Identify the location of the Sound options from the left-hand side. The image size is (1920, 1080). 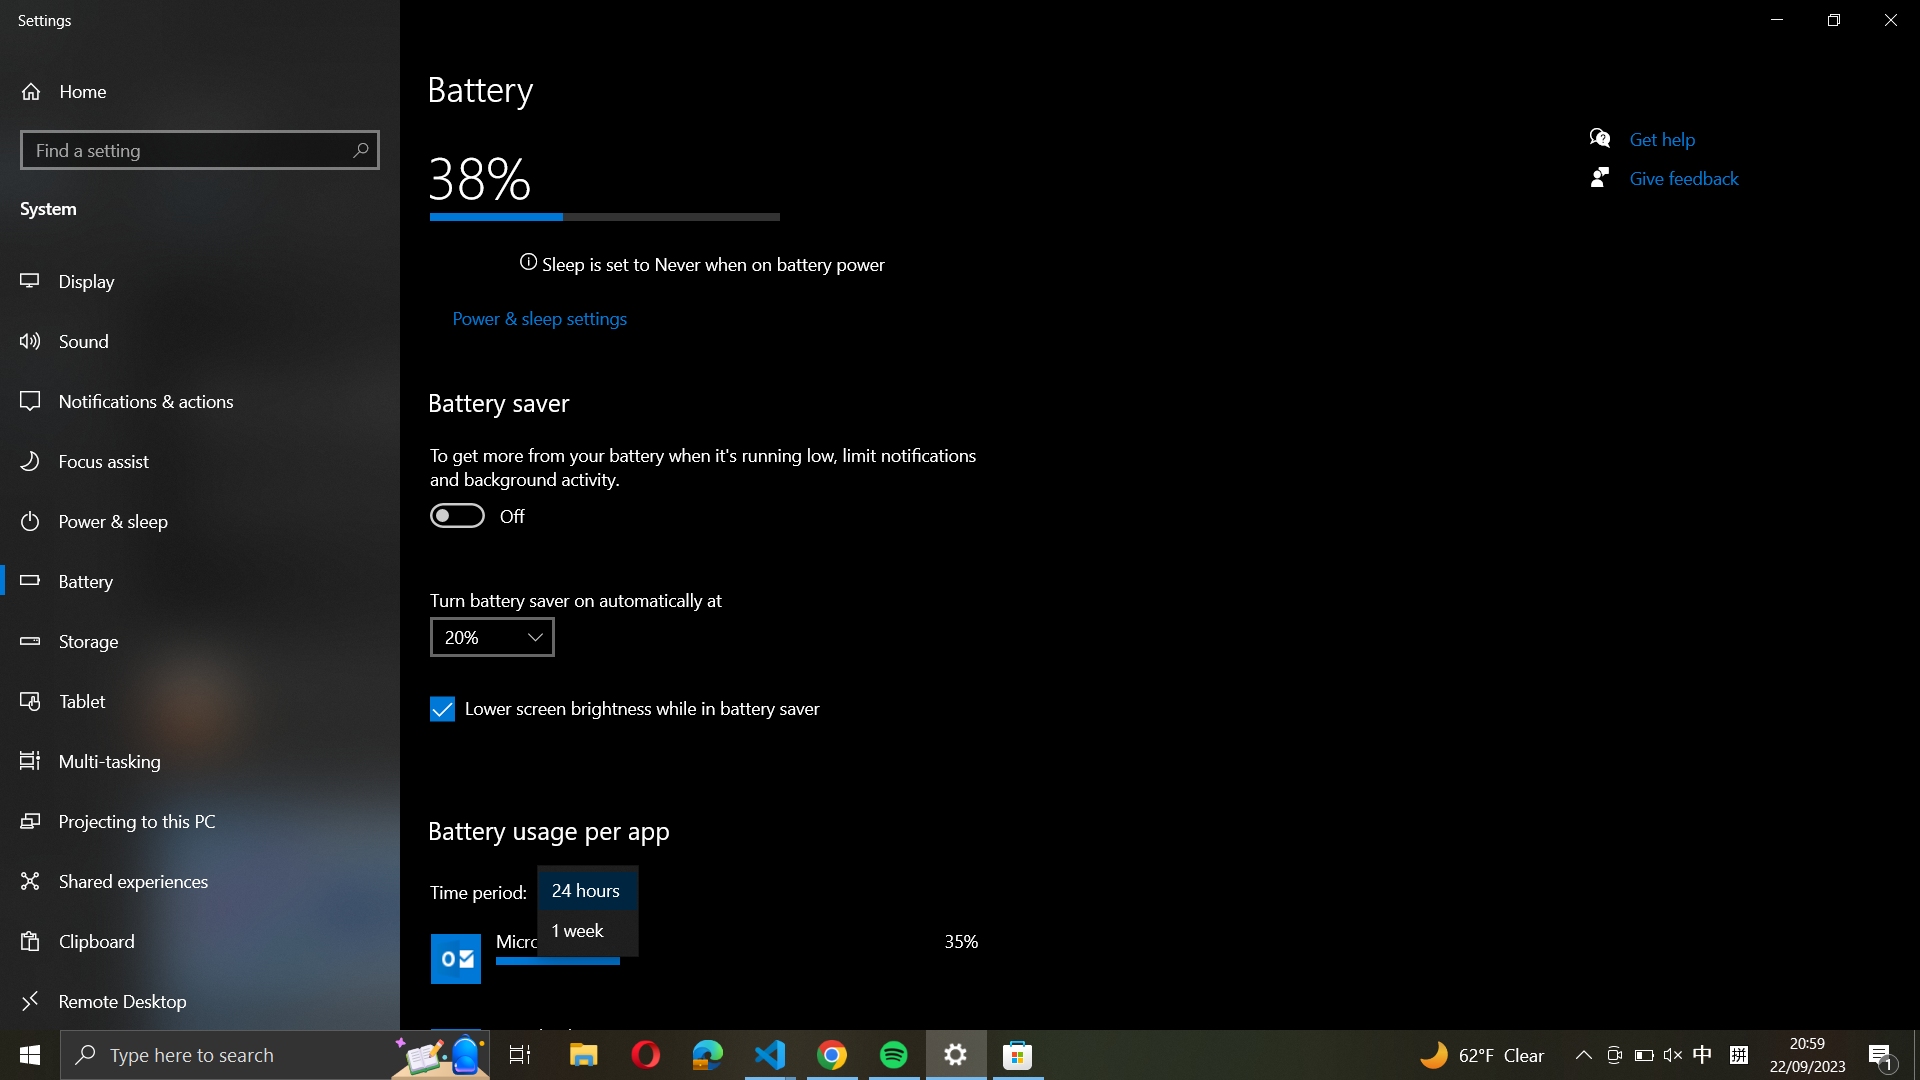
(201, 339).